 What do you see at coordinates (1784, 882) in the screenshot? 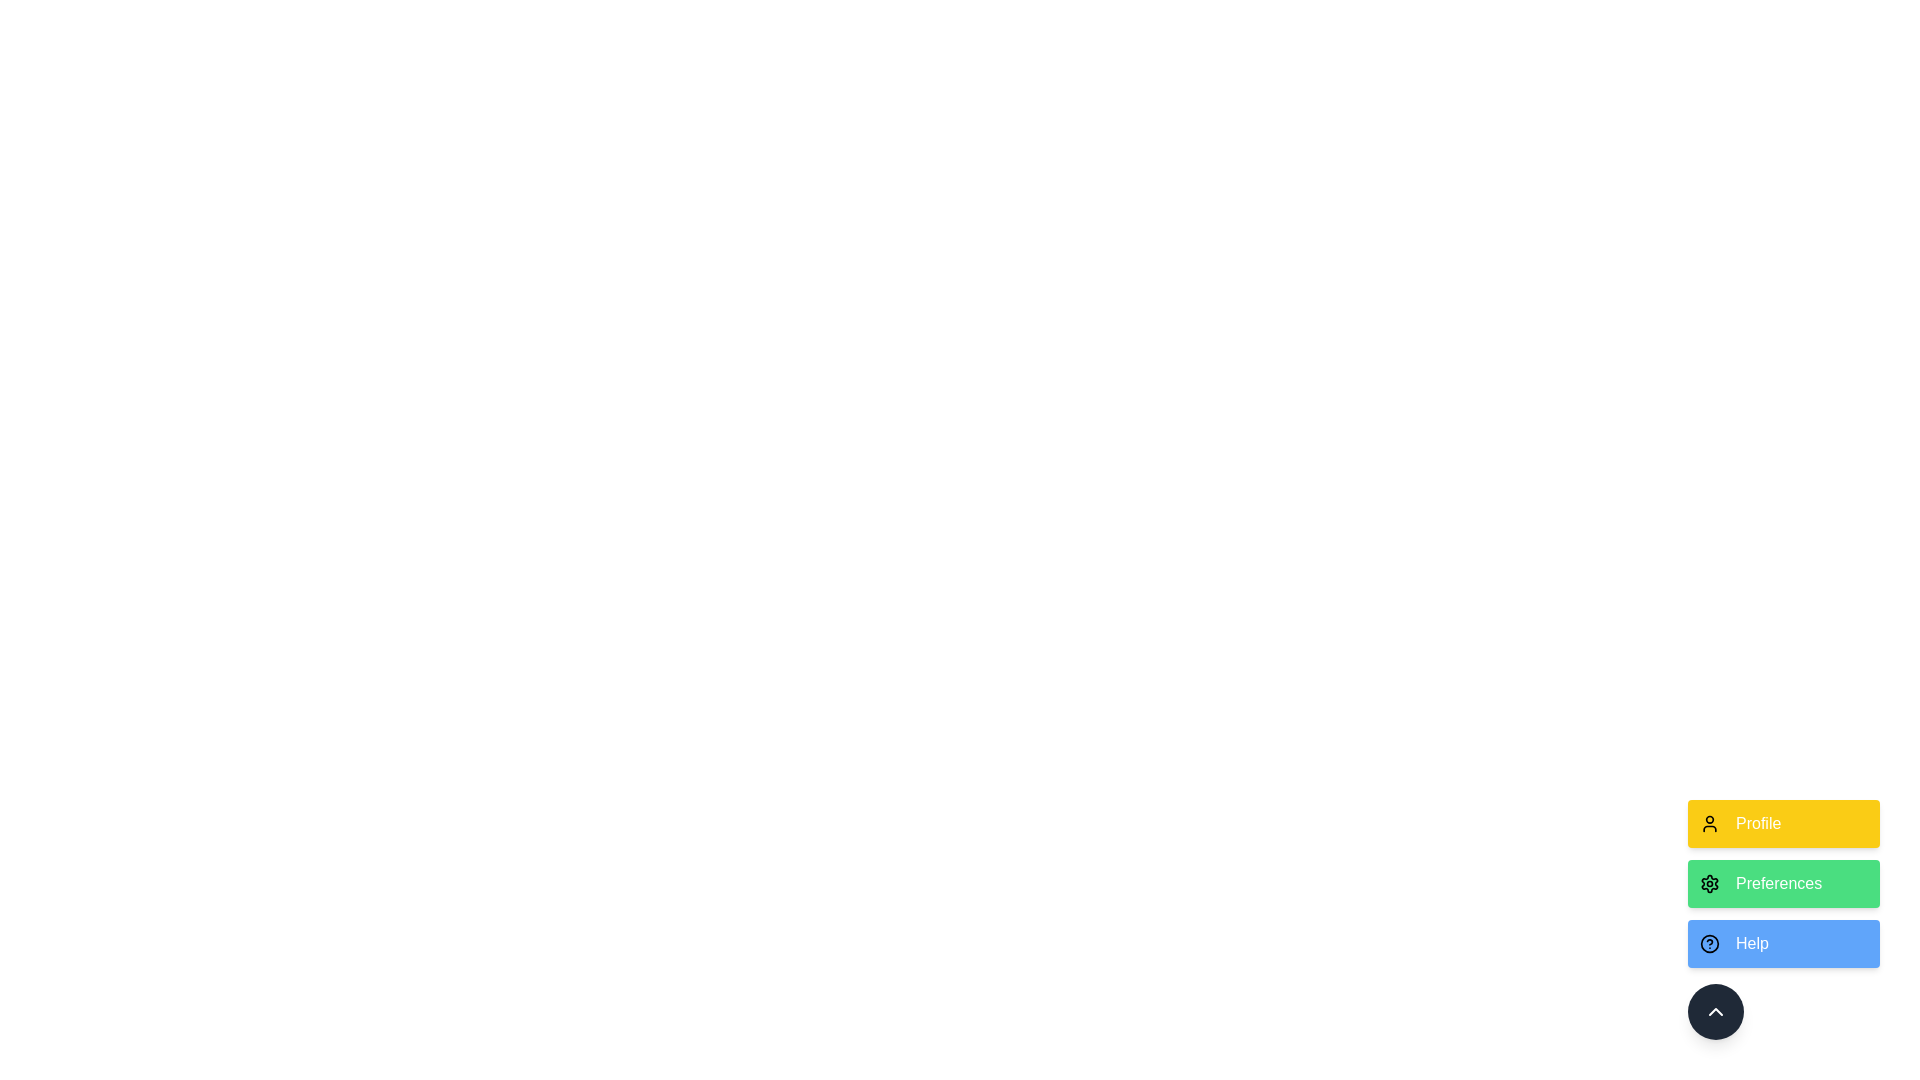
I see `the action labeled Preferences to observe the hover effect` at bounding box center [1784, 882].